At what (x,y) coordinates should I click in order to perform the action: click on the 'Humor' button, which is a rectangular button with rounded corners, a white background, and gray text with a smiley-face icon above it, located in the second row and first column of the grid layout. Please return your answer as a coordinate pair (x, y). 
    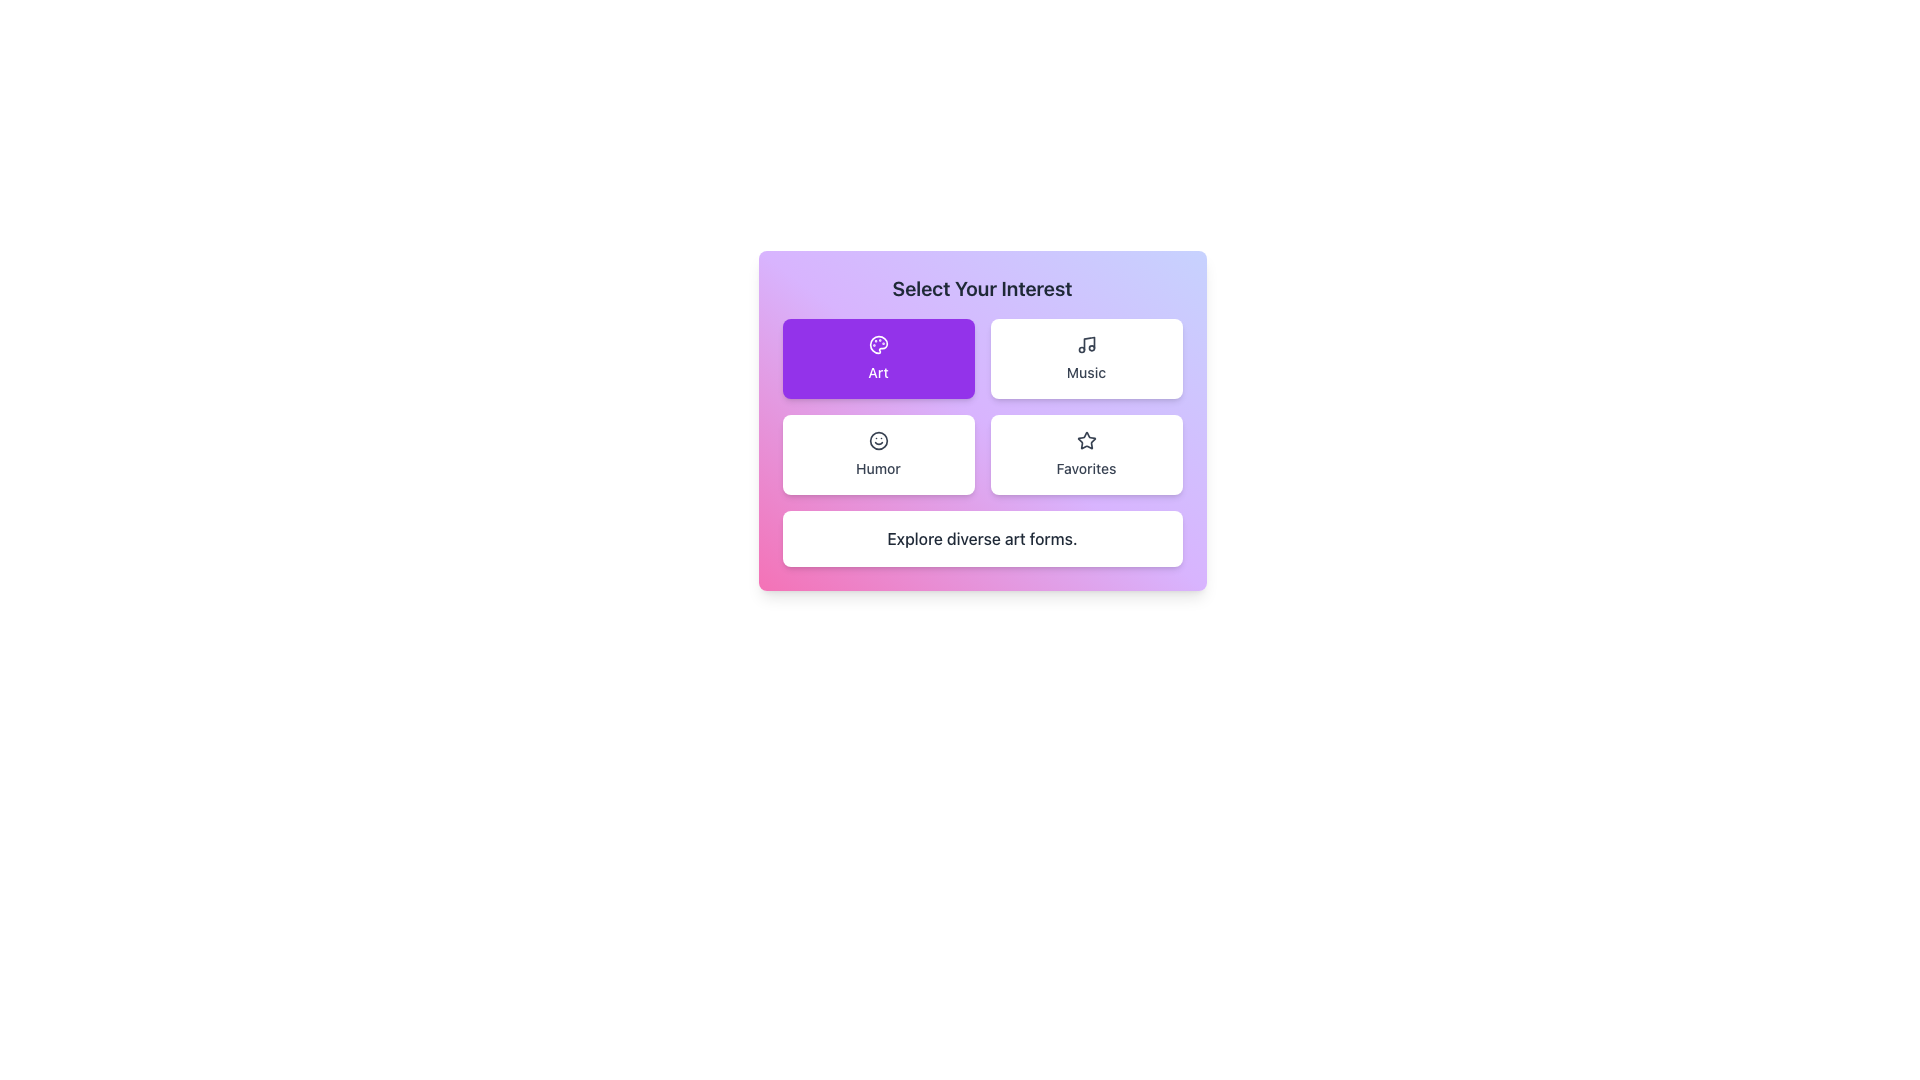
    Looking at the image, I should click on (878, 455).